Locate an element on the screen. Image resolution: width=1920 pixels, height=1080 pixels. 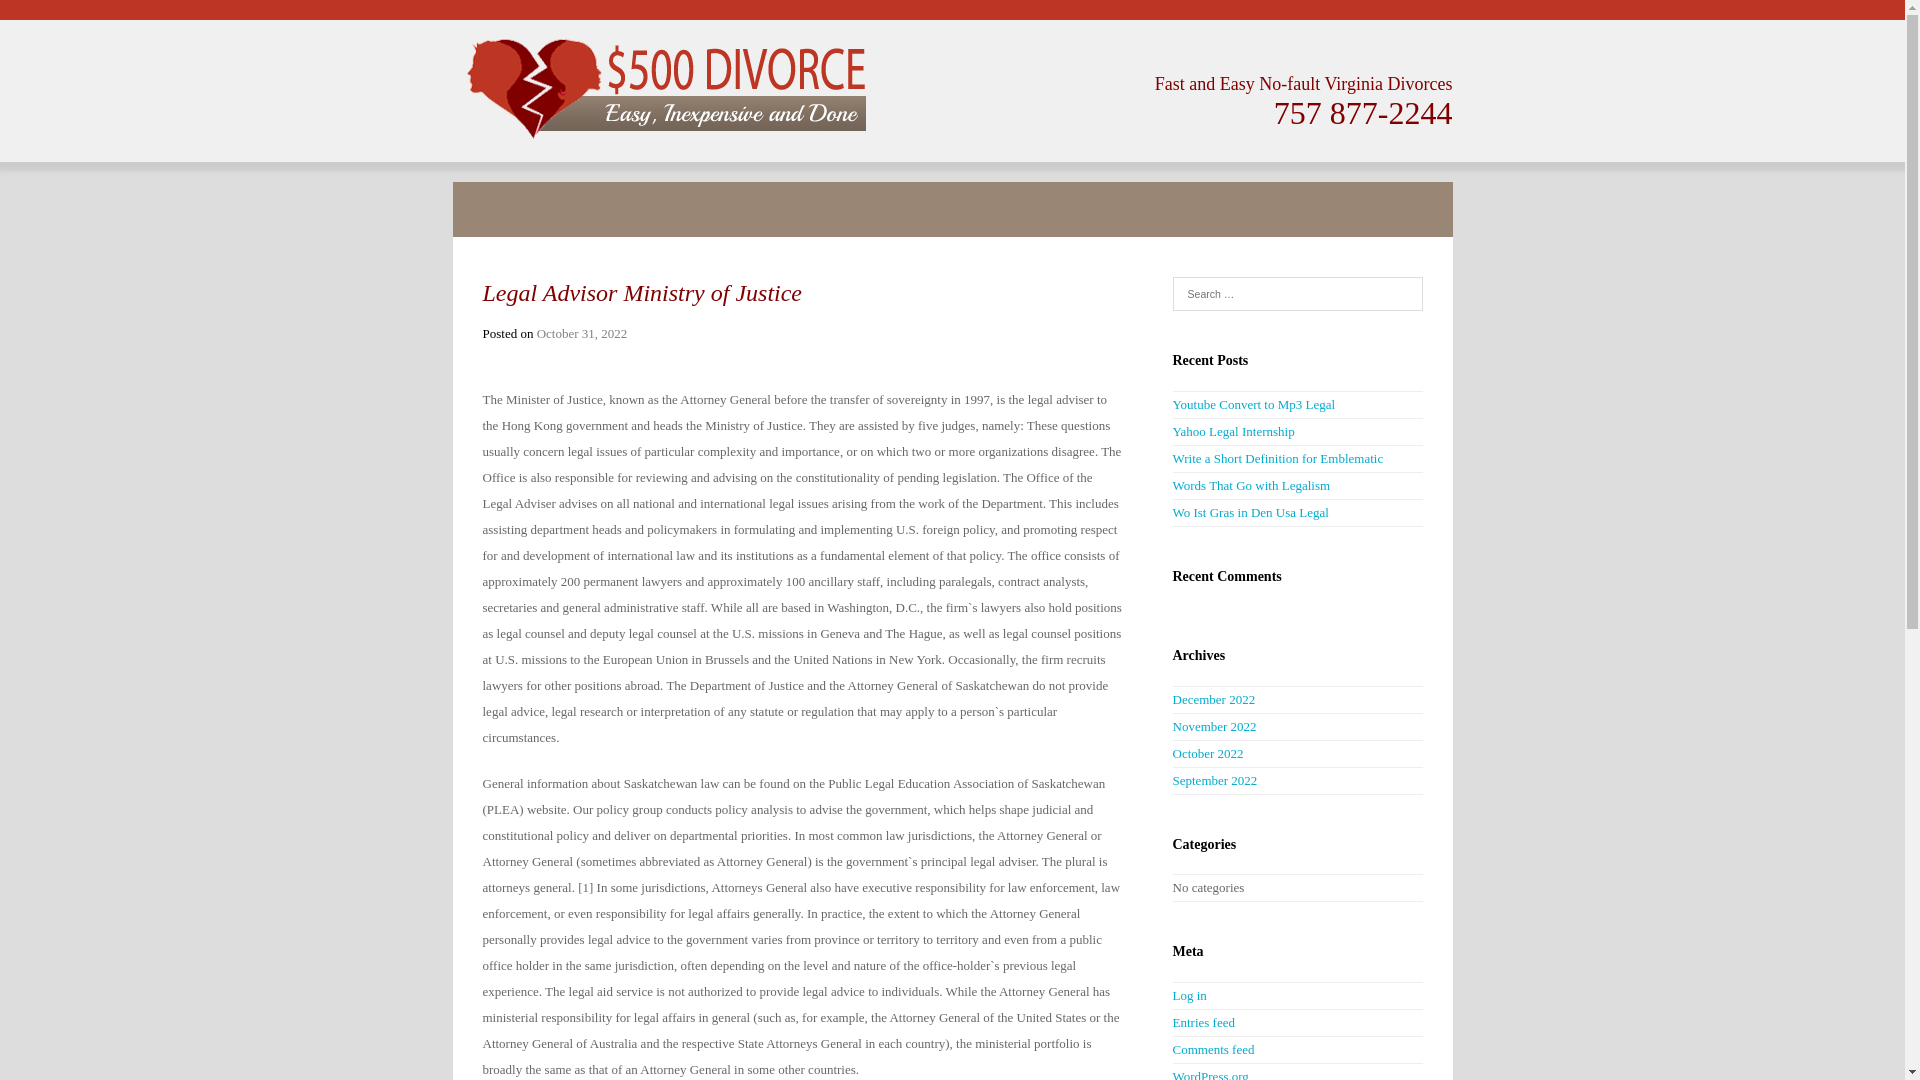
'October 2022' is located at coordinates (1171, 753).